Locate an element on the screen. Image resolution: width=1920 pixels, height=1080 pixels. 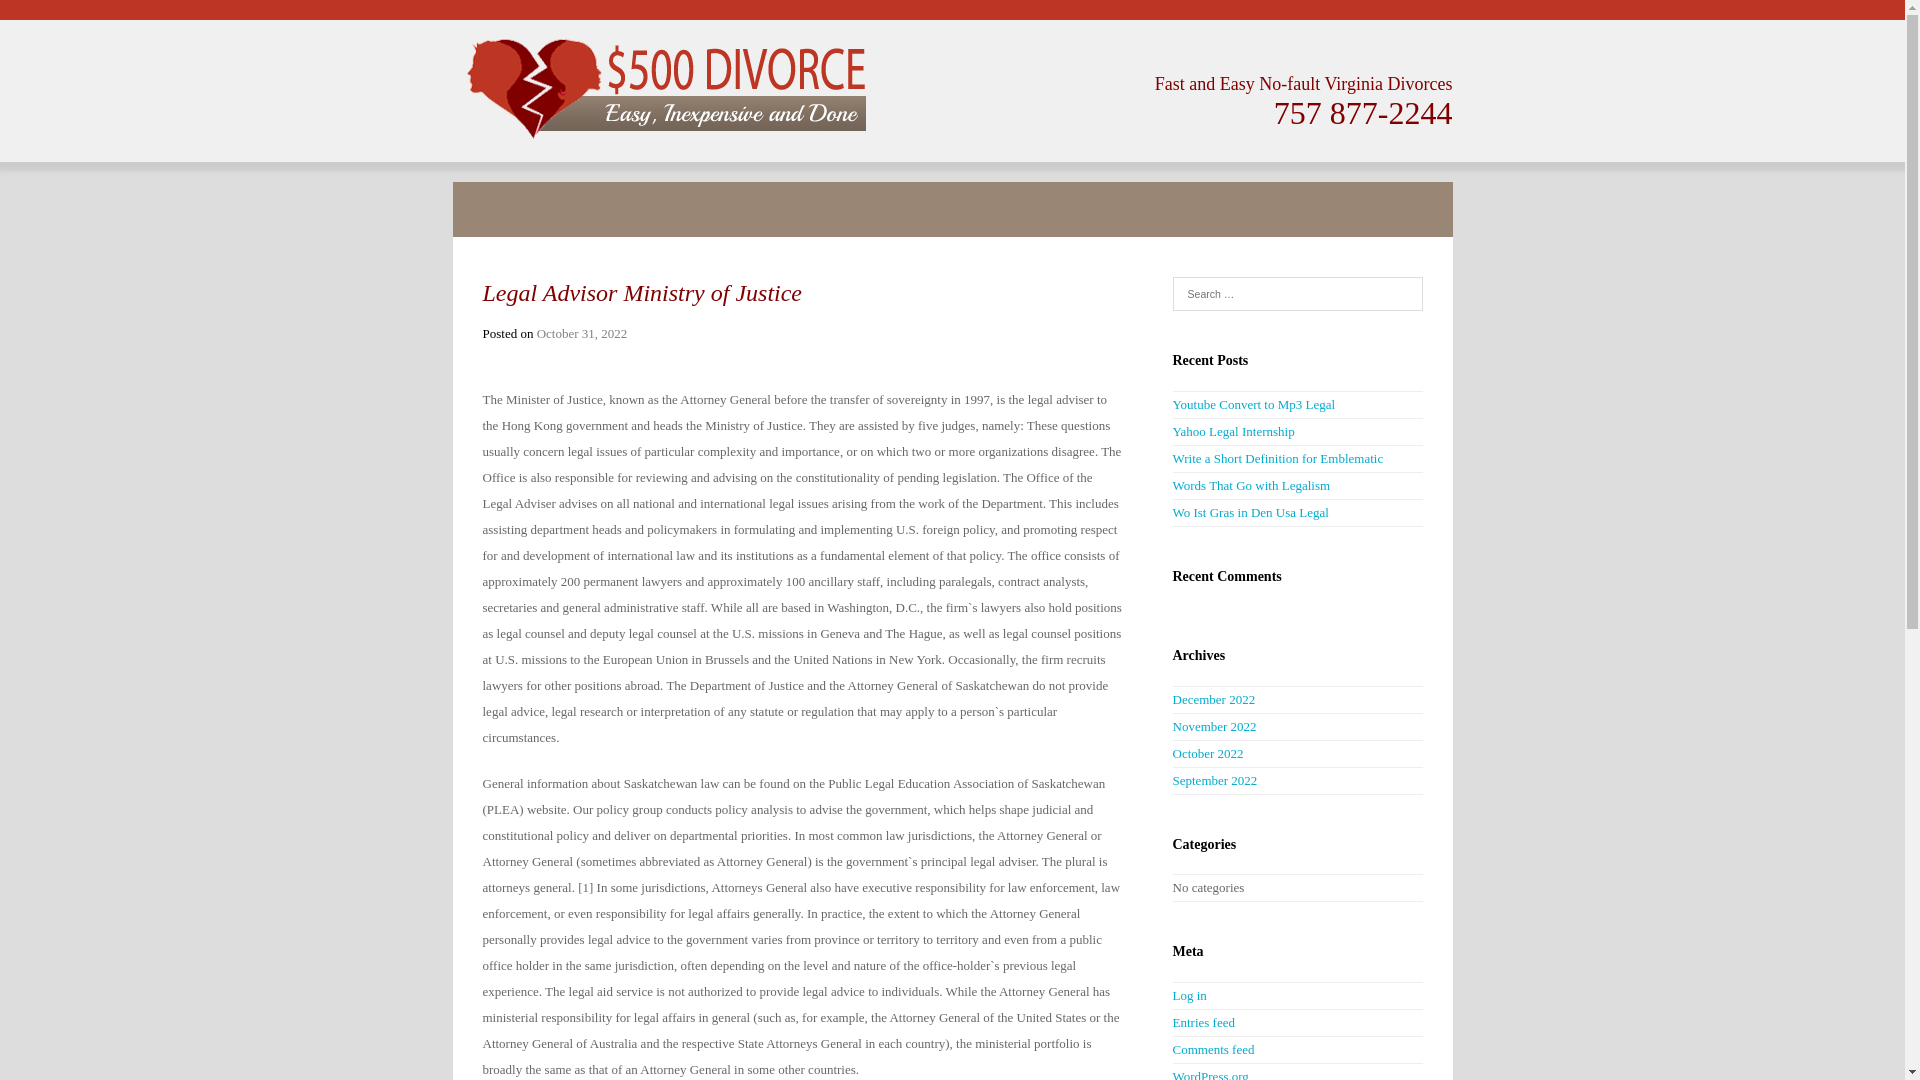
'October 2022' is located at coordinates (1171, 753).